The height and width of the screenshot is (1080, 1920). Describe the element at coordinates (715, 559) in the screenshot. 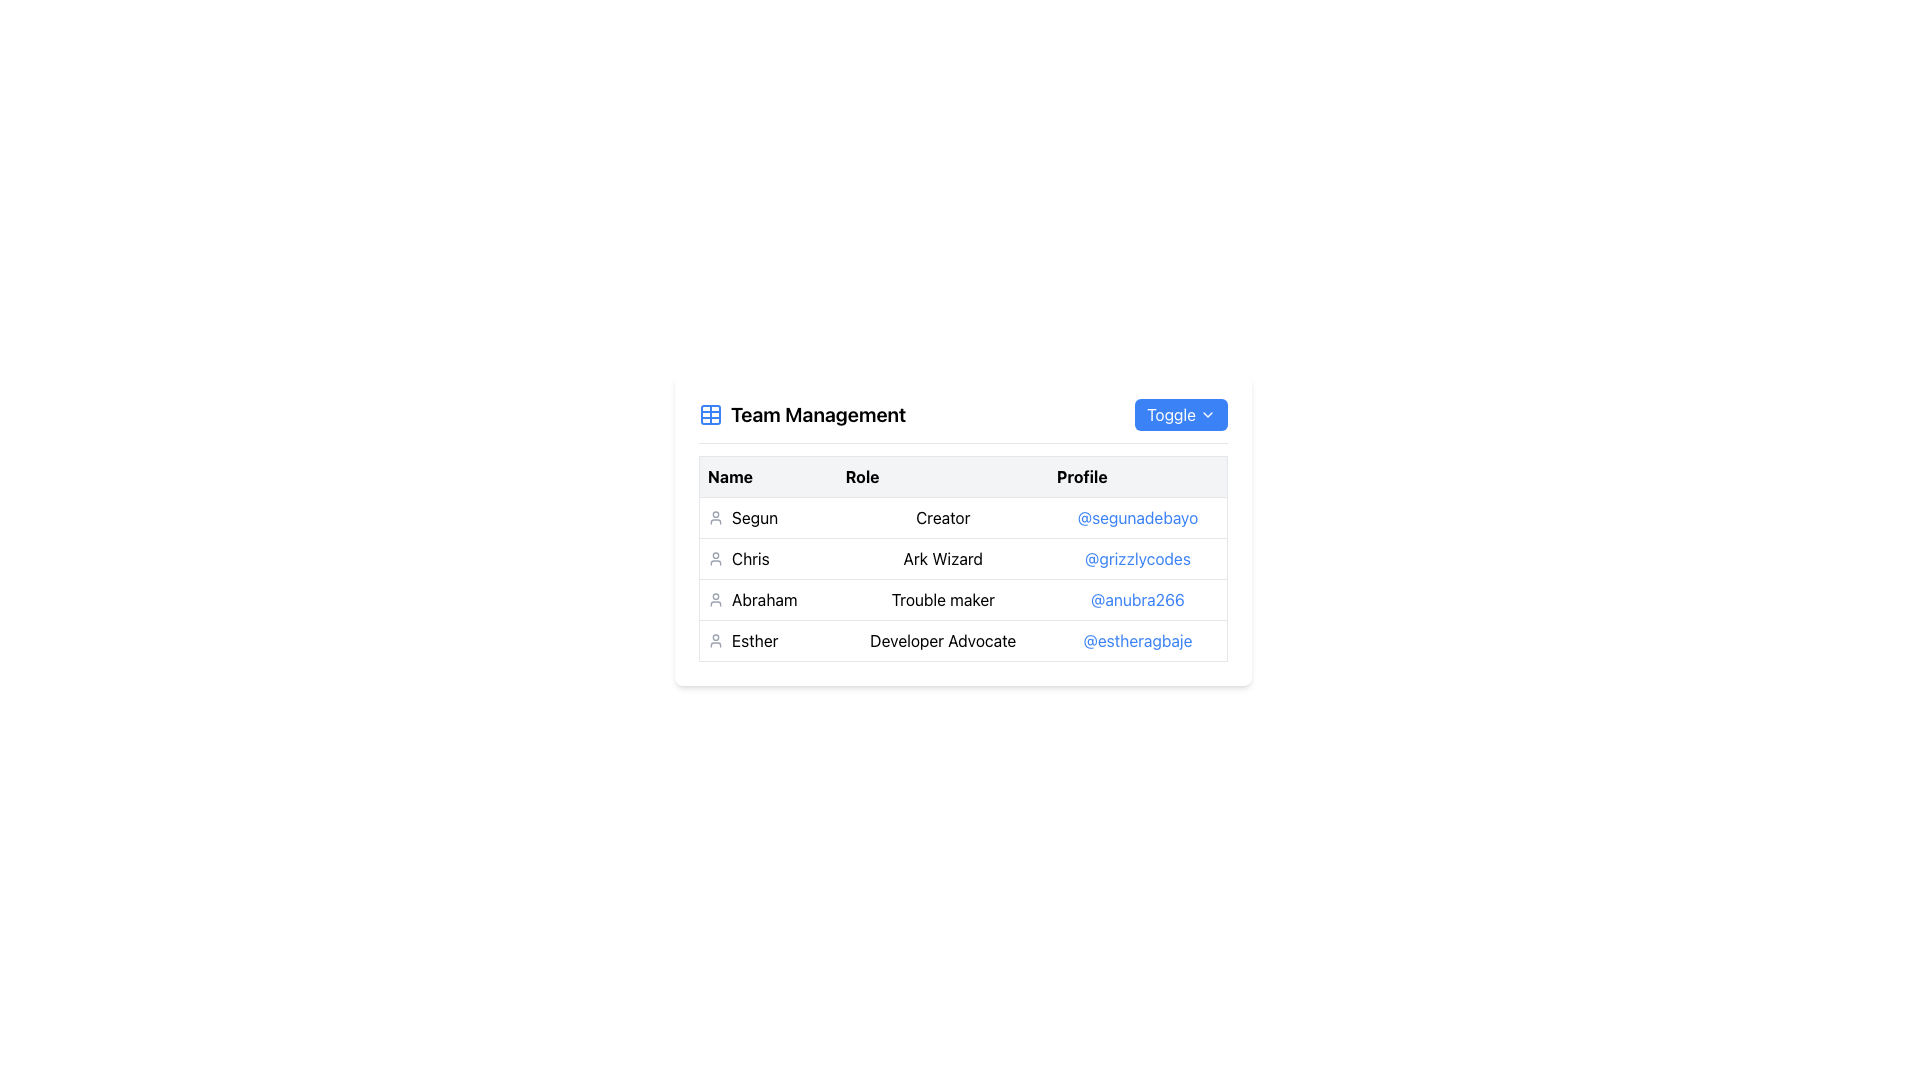

I see `the user icon associated with the row containing the name 'Chris', the role 'Ark Wizard', and the profile '@grizzlycodes' in the 'Team Management' table to associate its context with the row information` at that location.